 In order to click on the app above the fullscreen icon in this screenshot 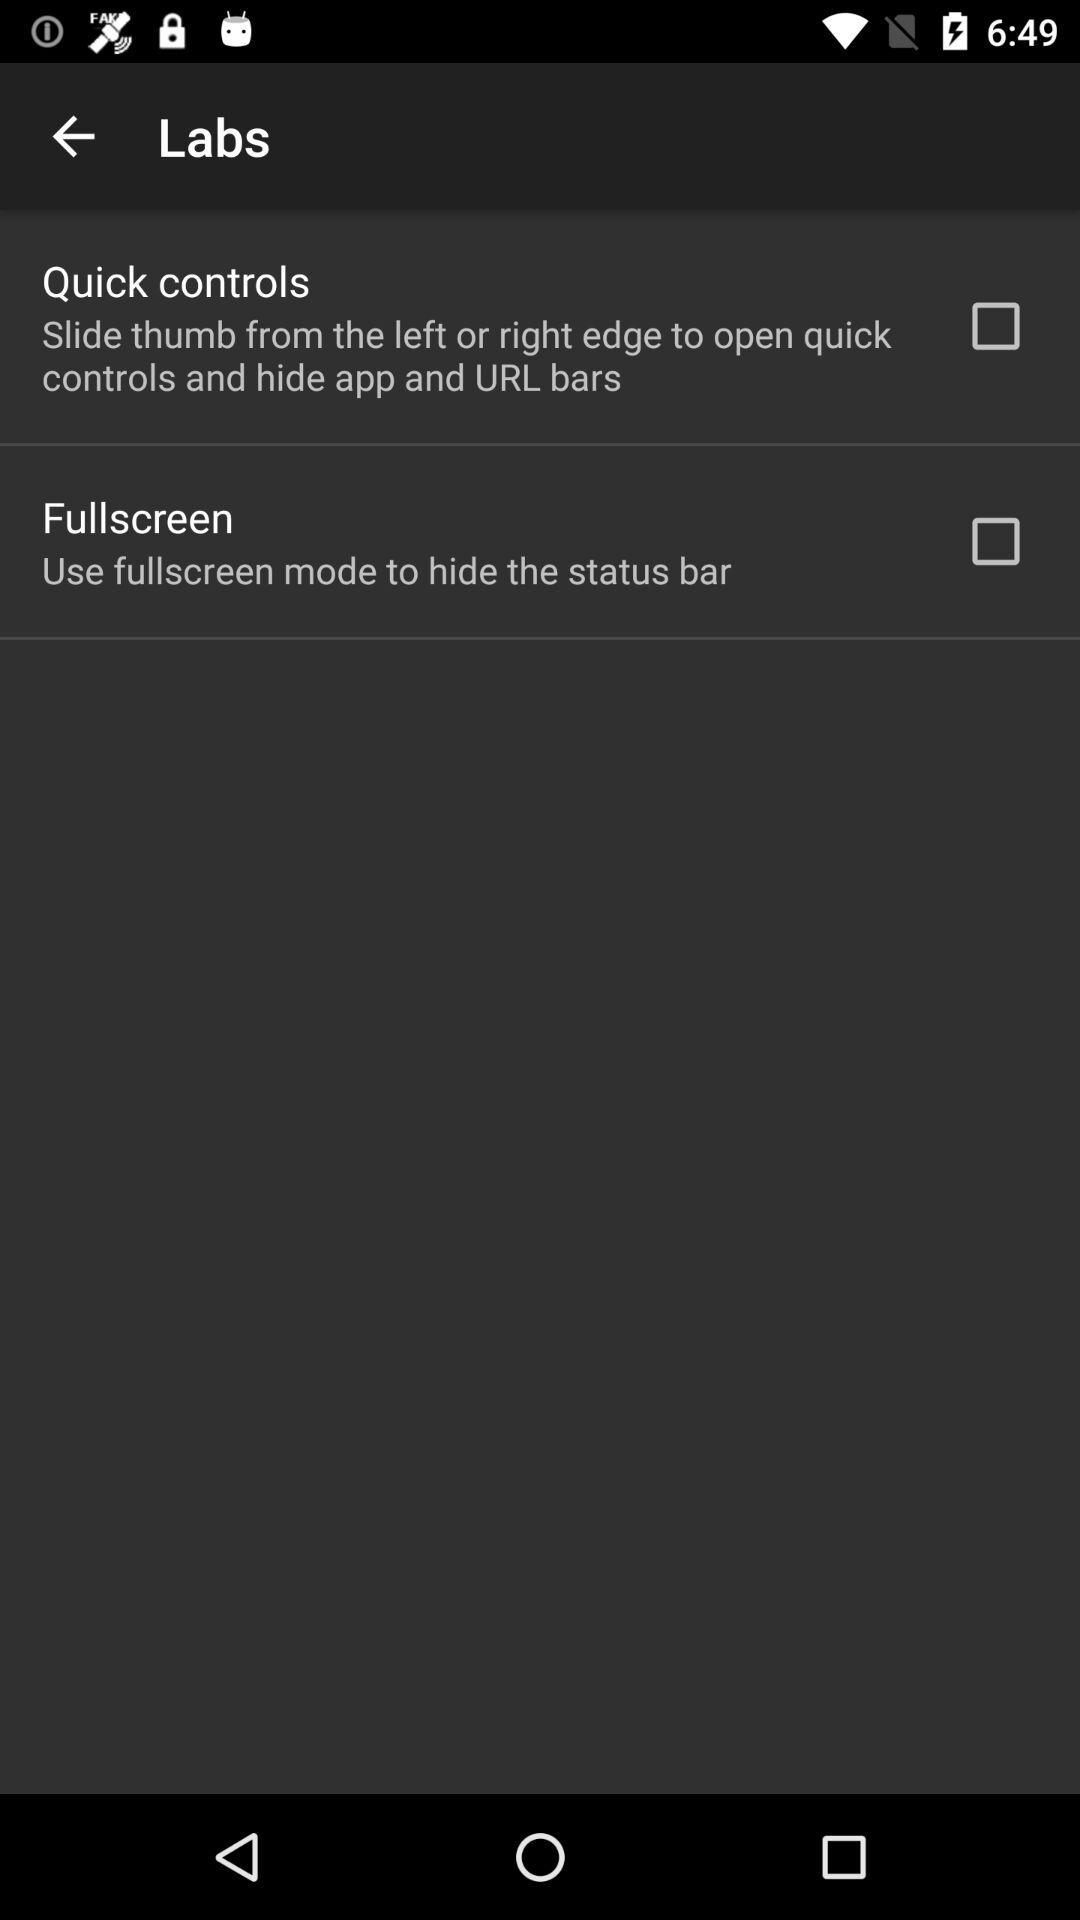, I will do `click(477, 355)`.